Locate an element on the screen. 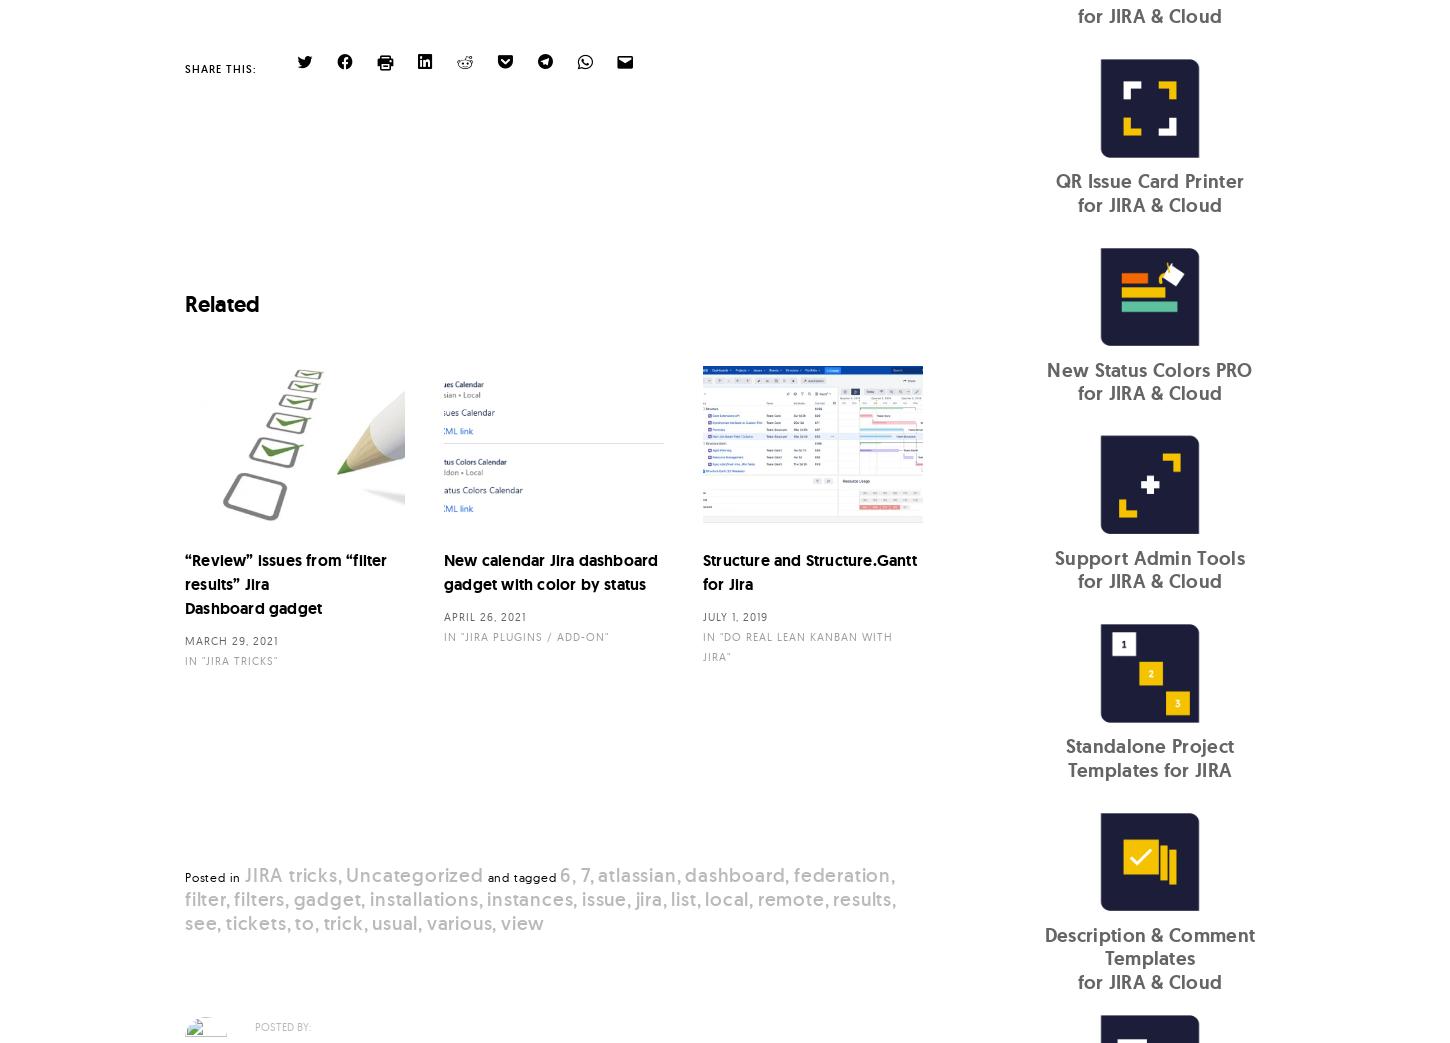 This screenshot has height=1043, width=1450. 'filters' is located at coordinates (259, 897).